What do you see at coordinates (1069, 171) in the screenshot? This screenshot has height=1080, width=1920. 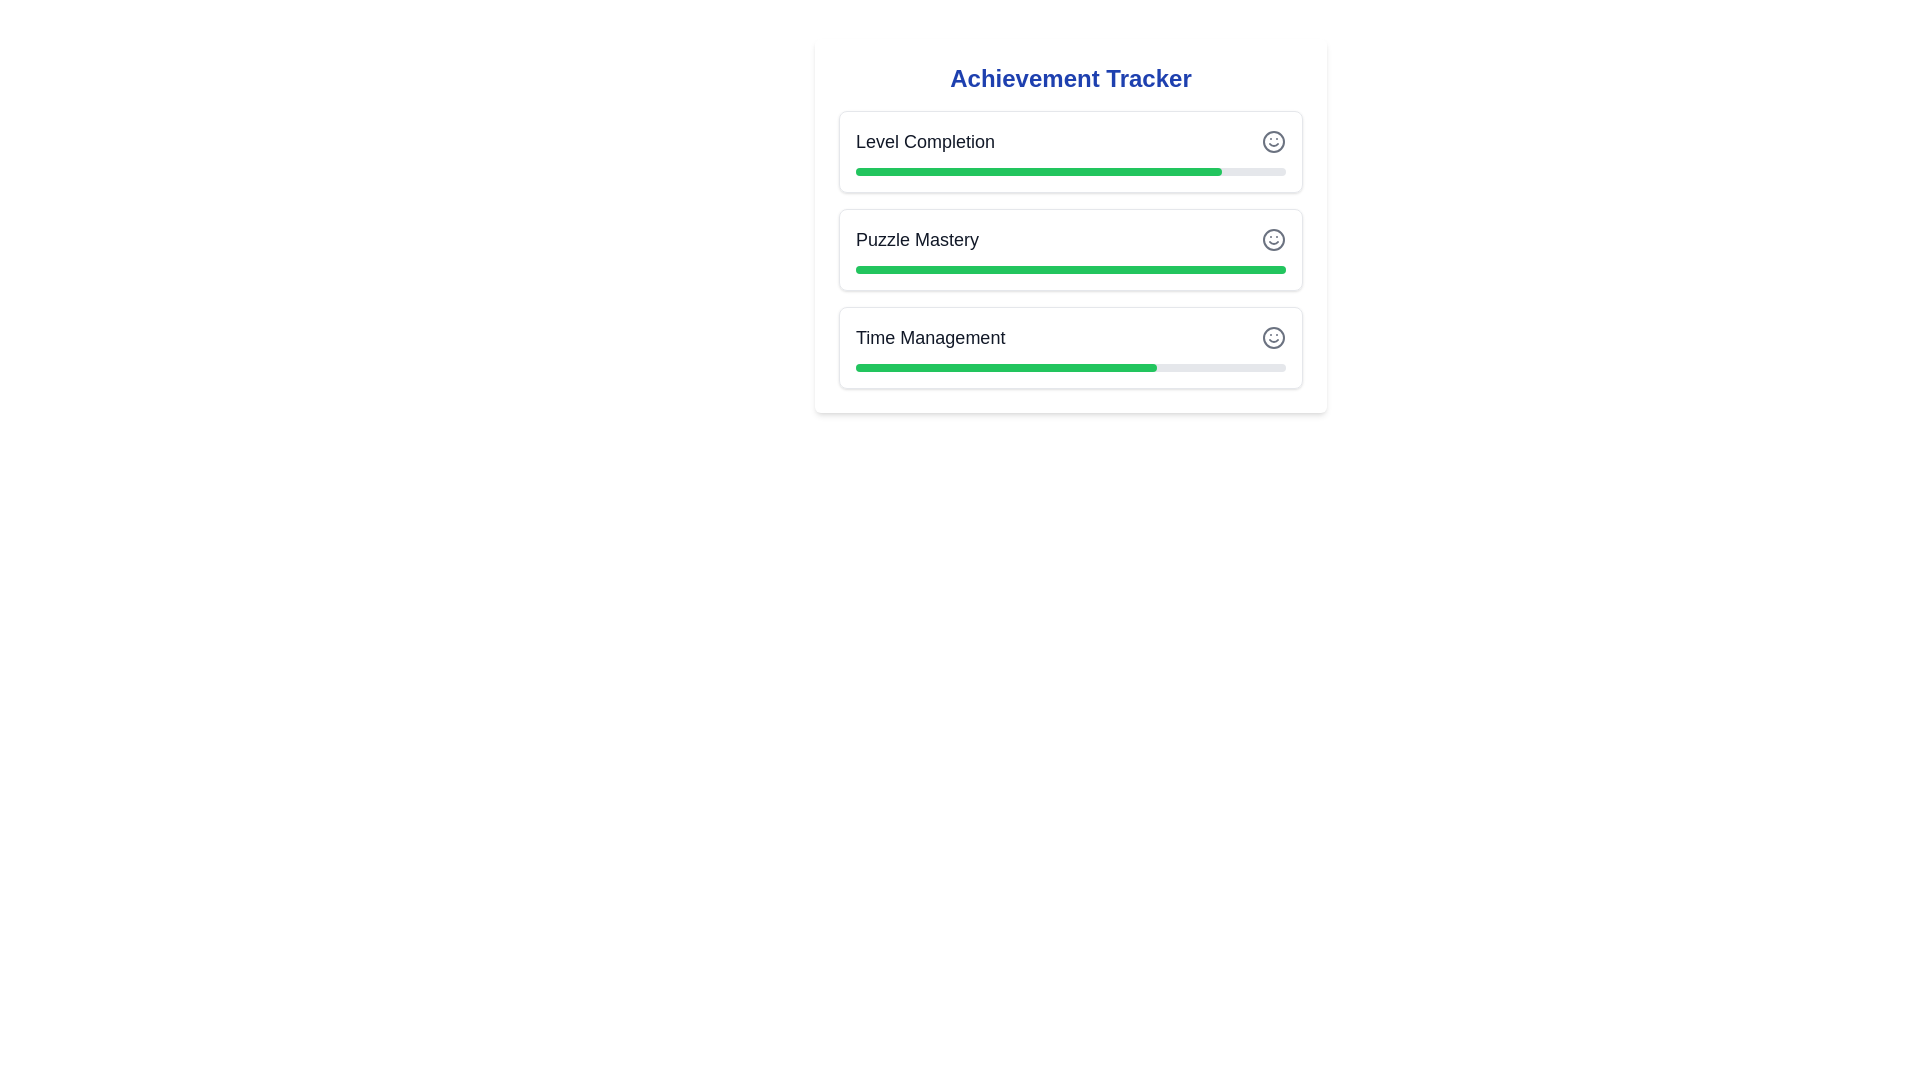 I see `the first progress bar beneath the 'Level Completion' header, which has a light gray background and a green segment indicating 85% completion` at bounding box center [1069, 171].